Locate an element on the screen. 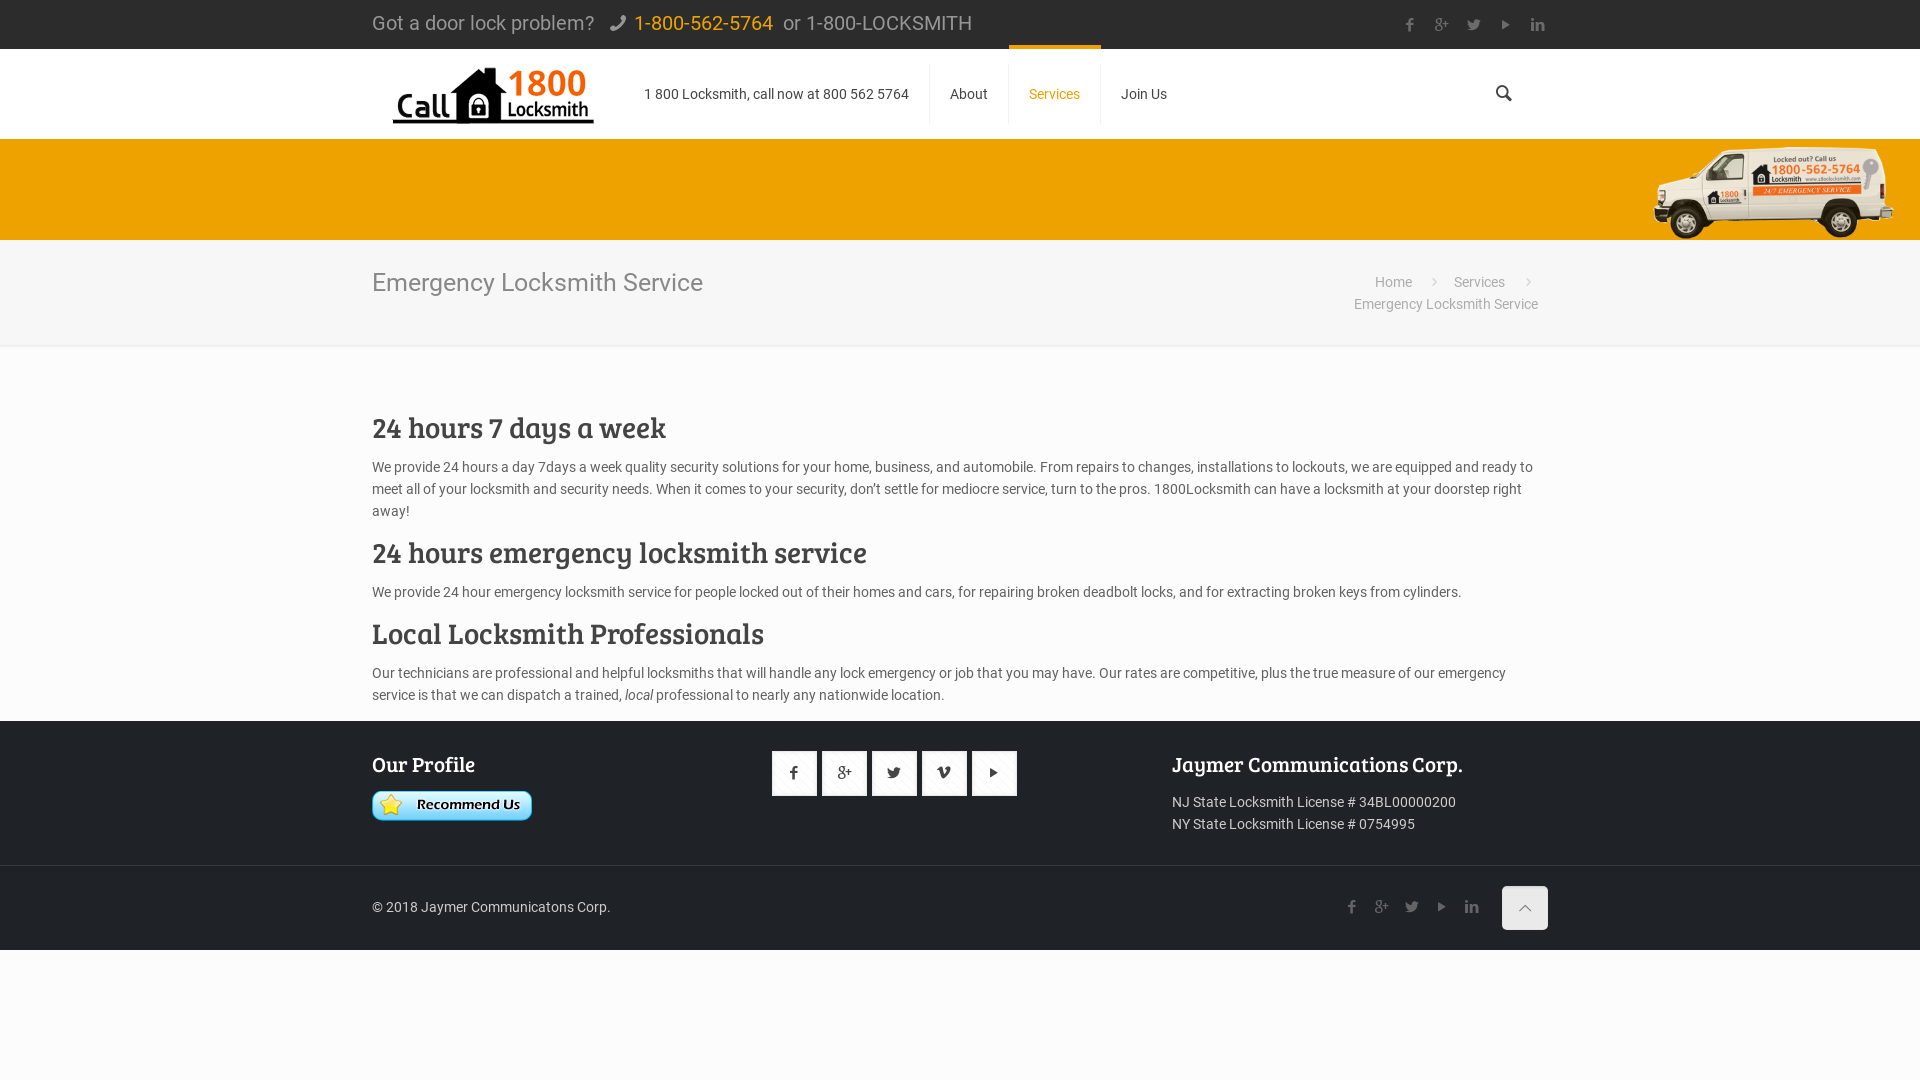 This screenshot has width=1920, height=1080. 'Join Us' is located at coordinates (1143, 93).